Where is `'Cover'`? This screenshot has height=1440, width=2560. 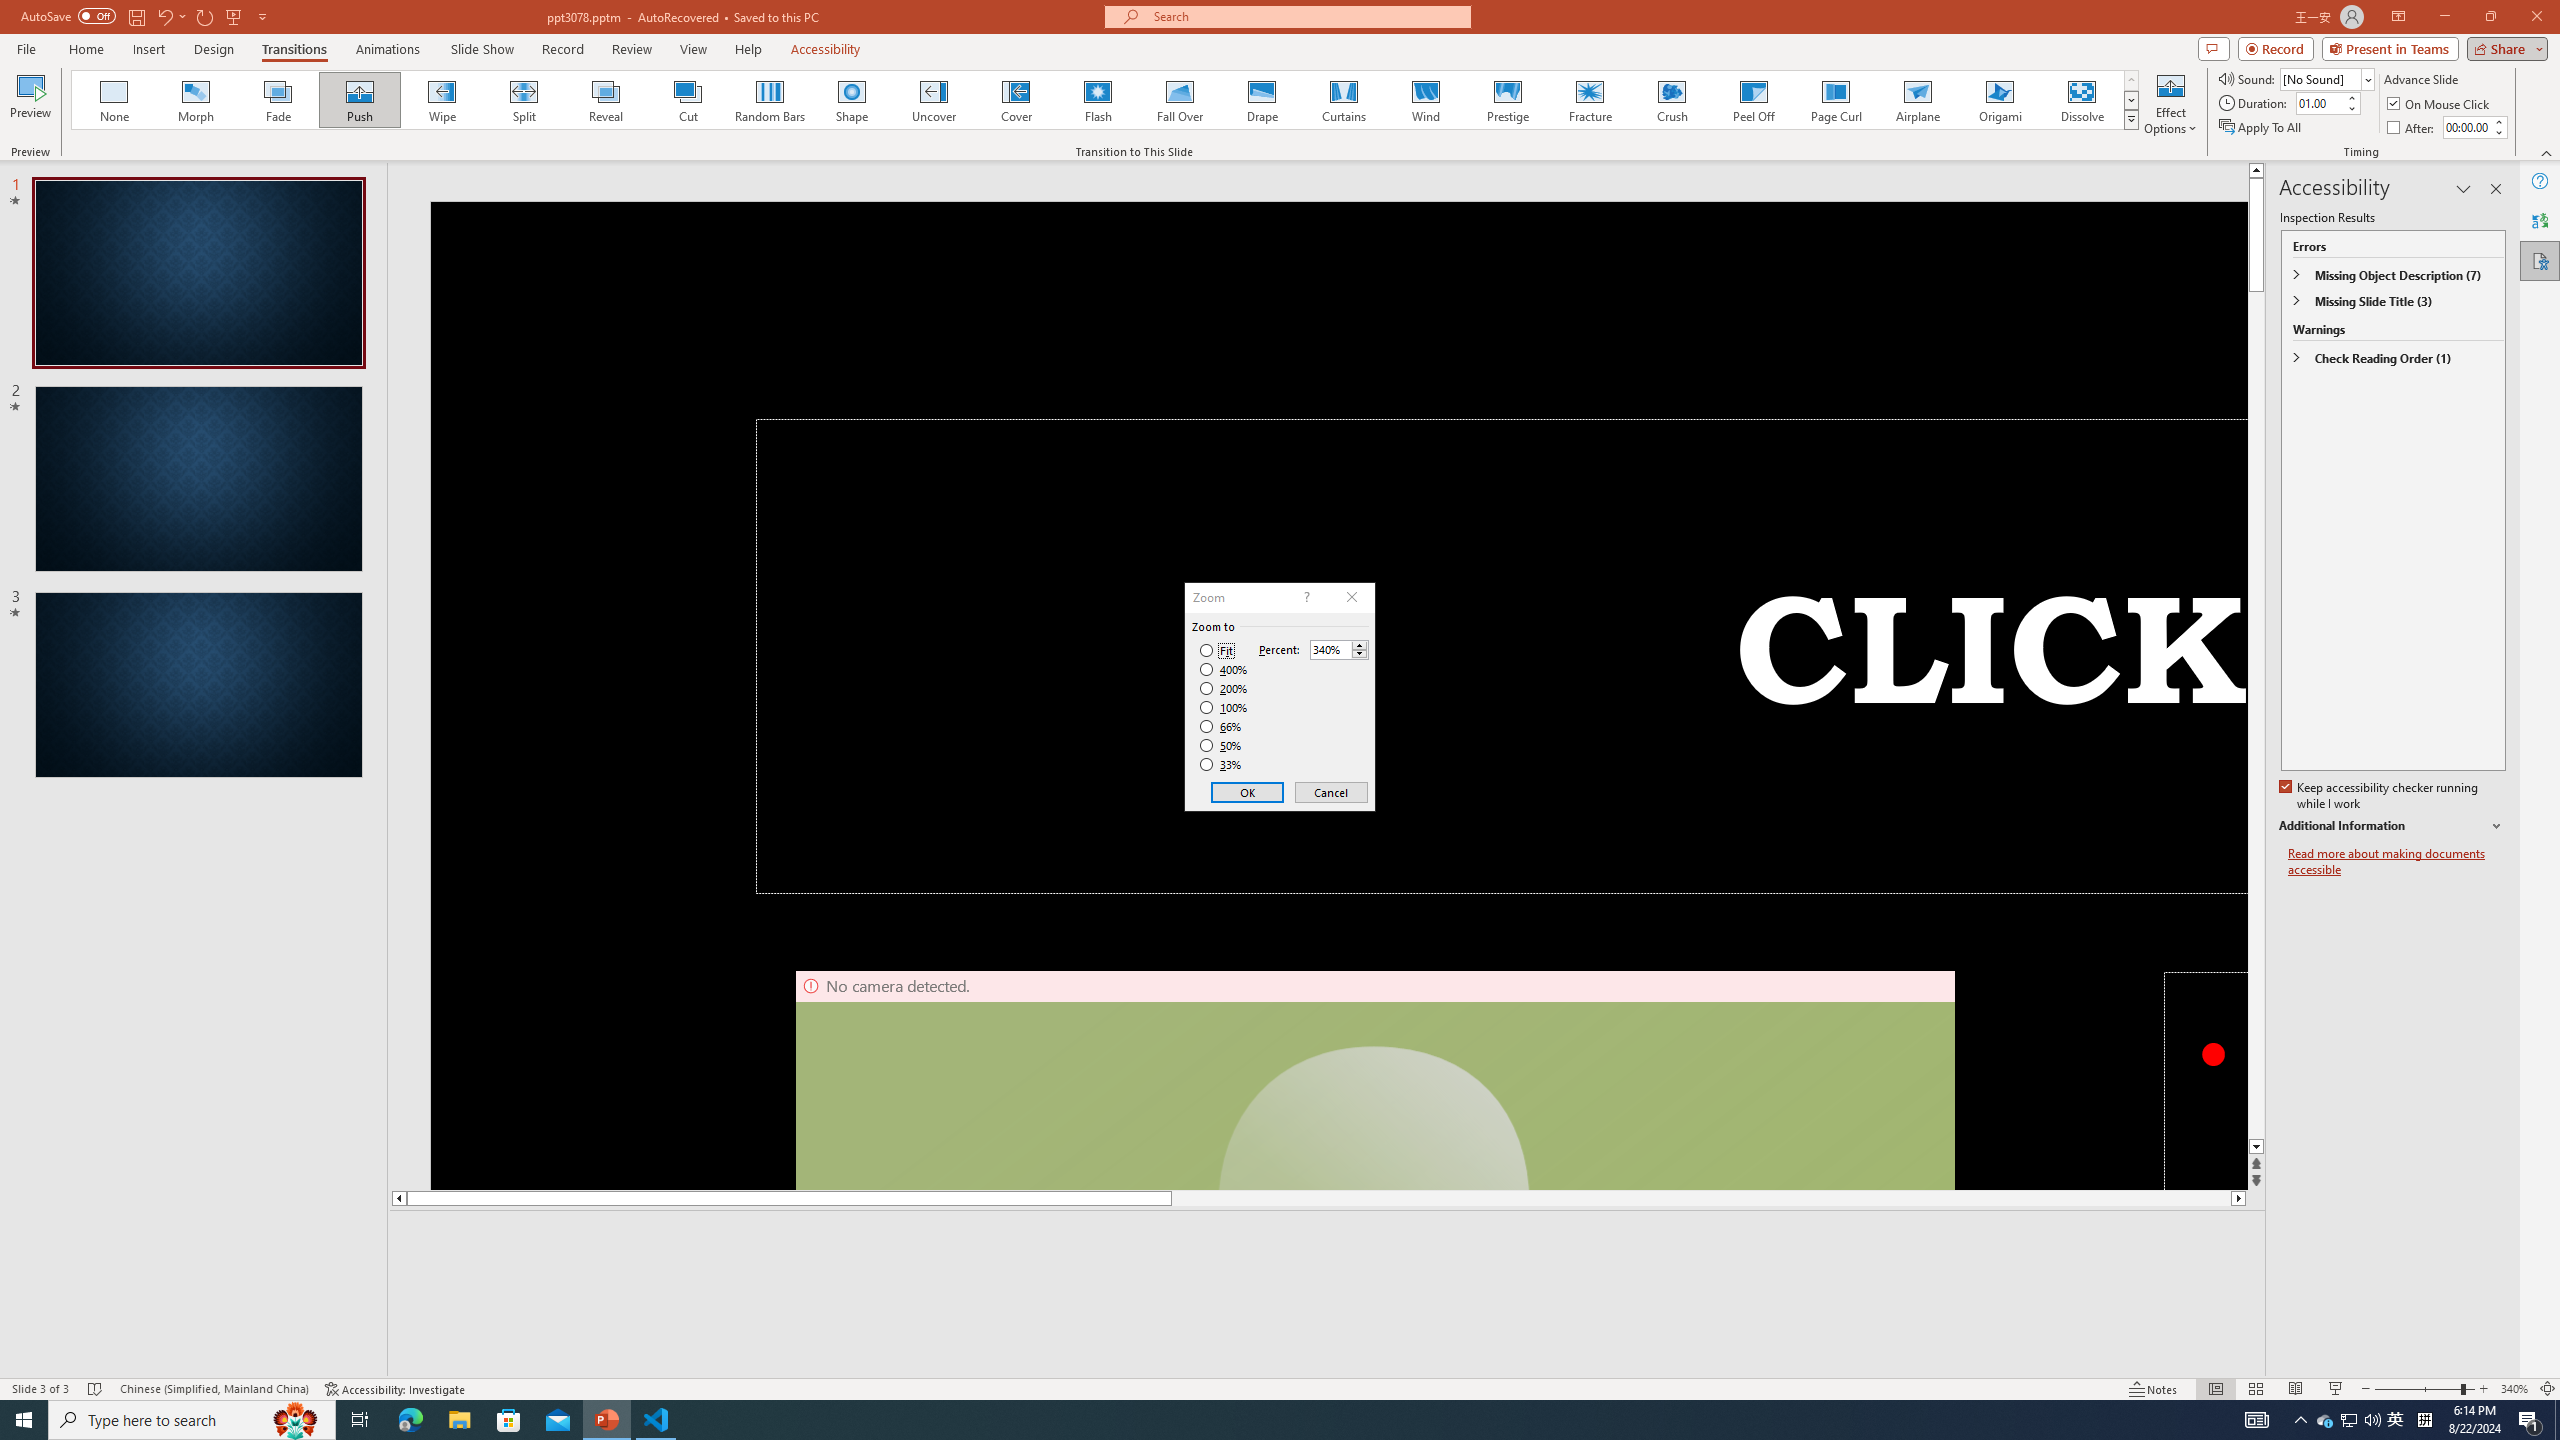 'Cover' is located at coordinates (1015, 99).